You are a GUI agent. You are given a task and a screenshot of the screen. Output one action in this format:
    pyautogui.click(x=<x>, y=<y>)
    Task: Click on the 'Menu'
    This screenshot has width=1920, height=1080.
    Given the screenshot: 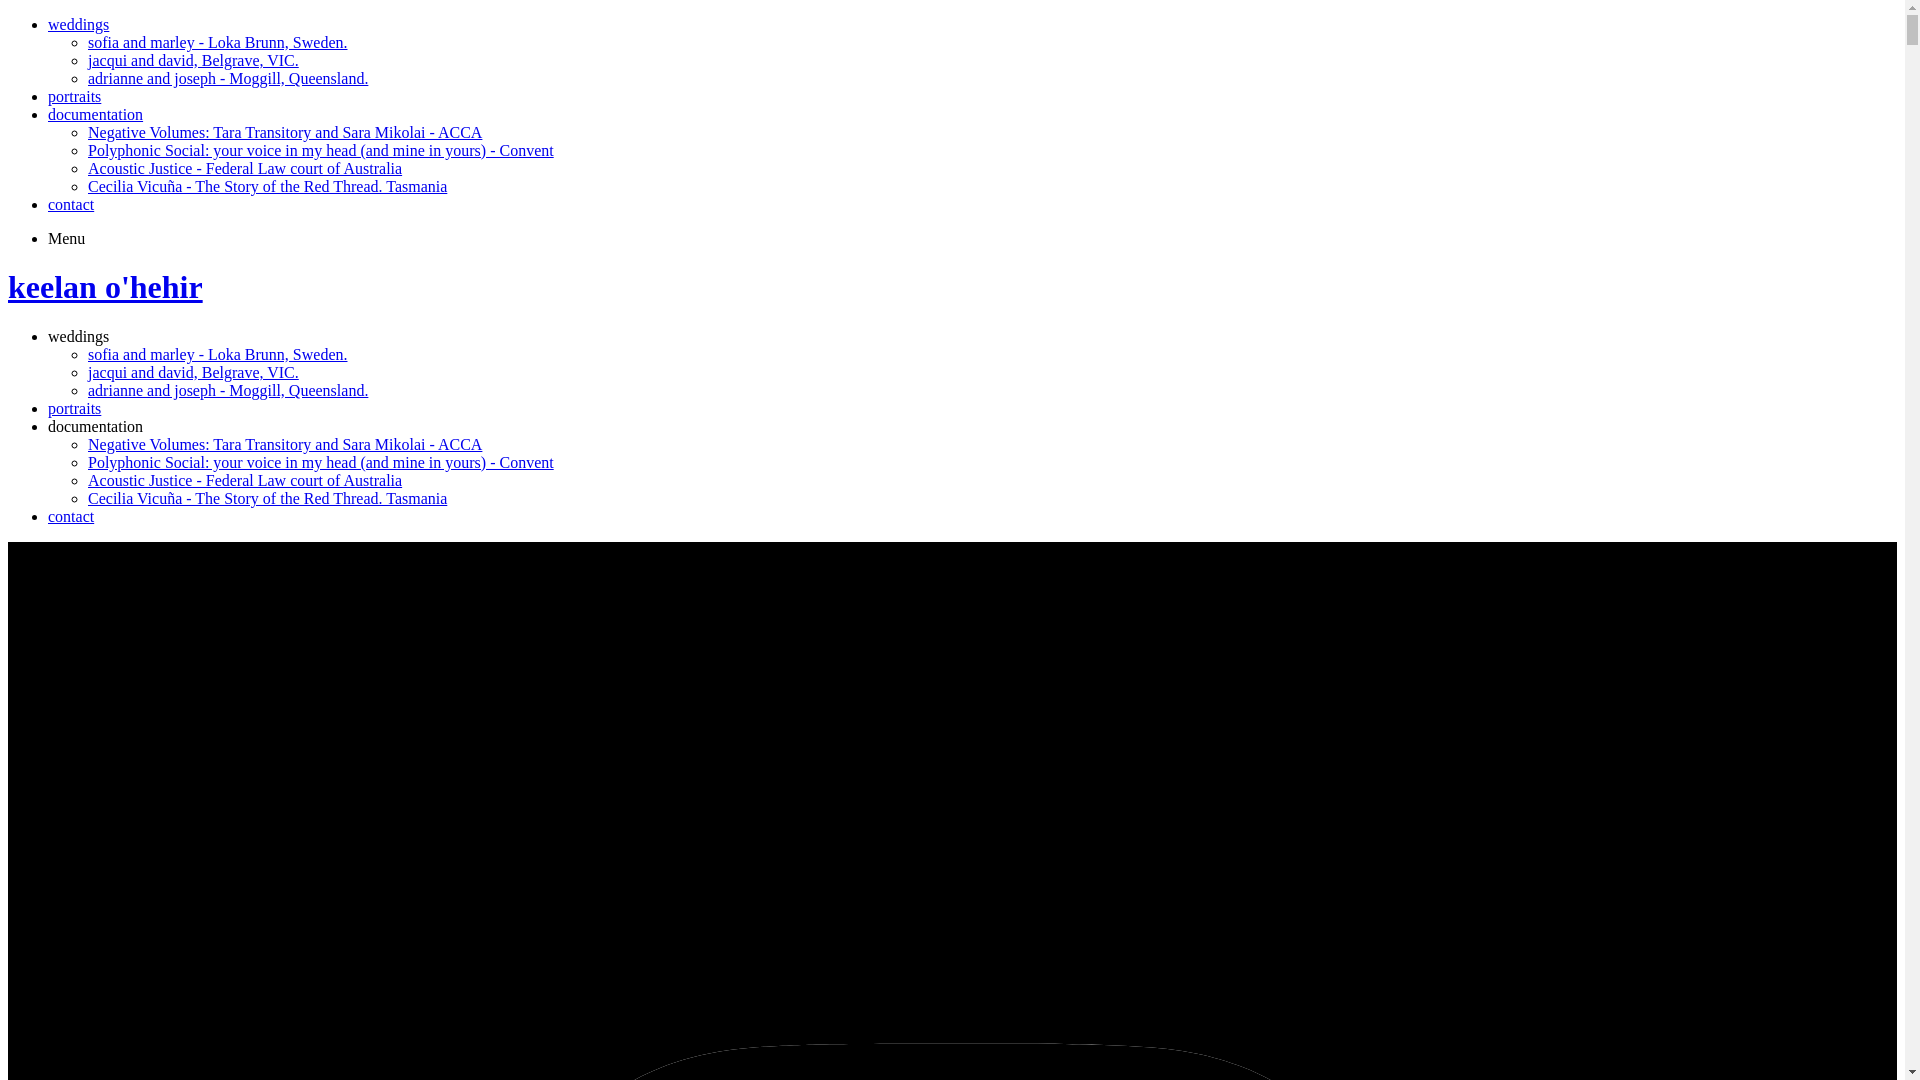 What is the action you would take?
    pyautogui.click(x=66, y=237)
    